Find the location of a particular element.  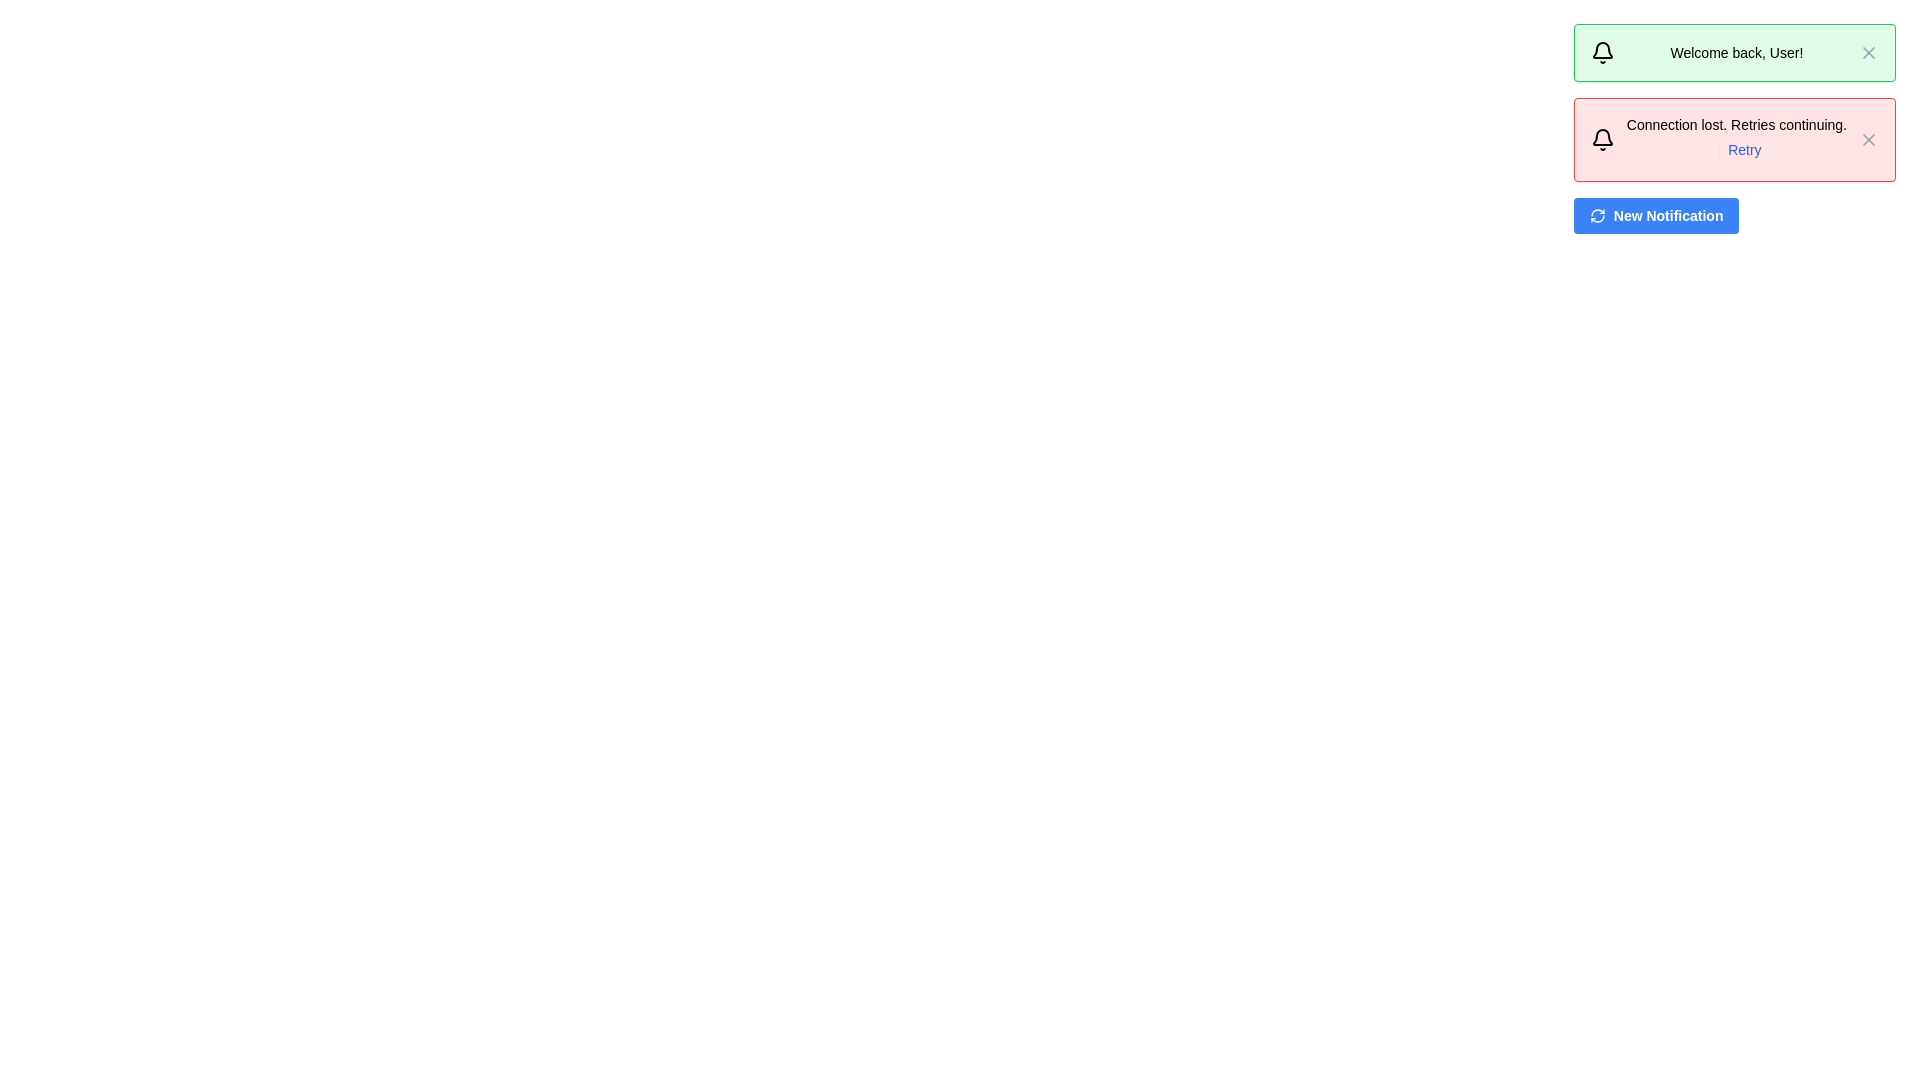

the static text that informs the user about a connection issue, located at the top of the notification panel above the 'Retry' button is located at coordinates (1735, 124).